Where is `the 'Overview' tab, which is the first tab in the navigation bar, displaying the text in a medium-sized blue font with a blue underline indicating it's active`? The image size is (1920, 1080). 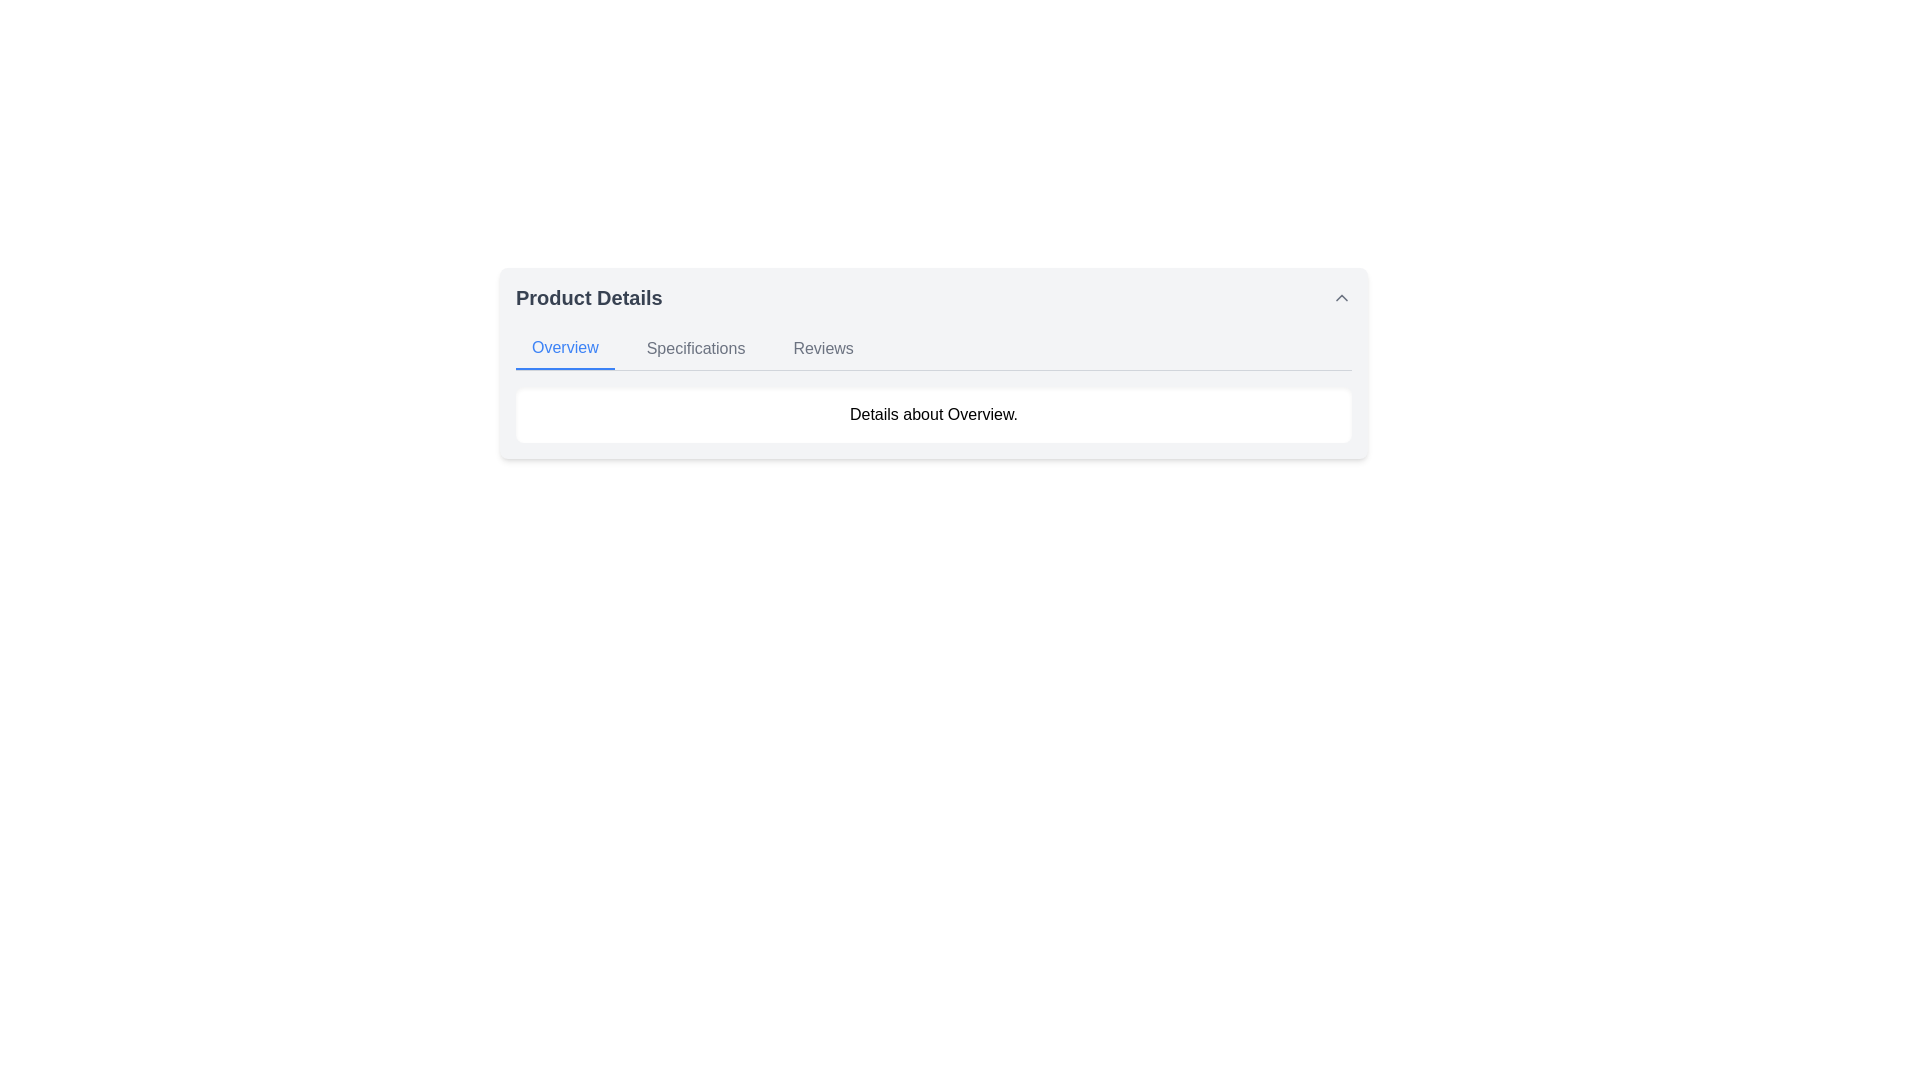 the 'Overview' tab, which is the first tab in the navigation bar, displaying the text in a medium-sized blue font with a blue underline indicating it's active is located at coordinates (564, 347).